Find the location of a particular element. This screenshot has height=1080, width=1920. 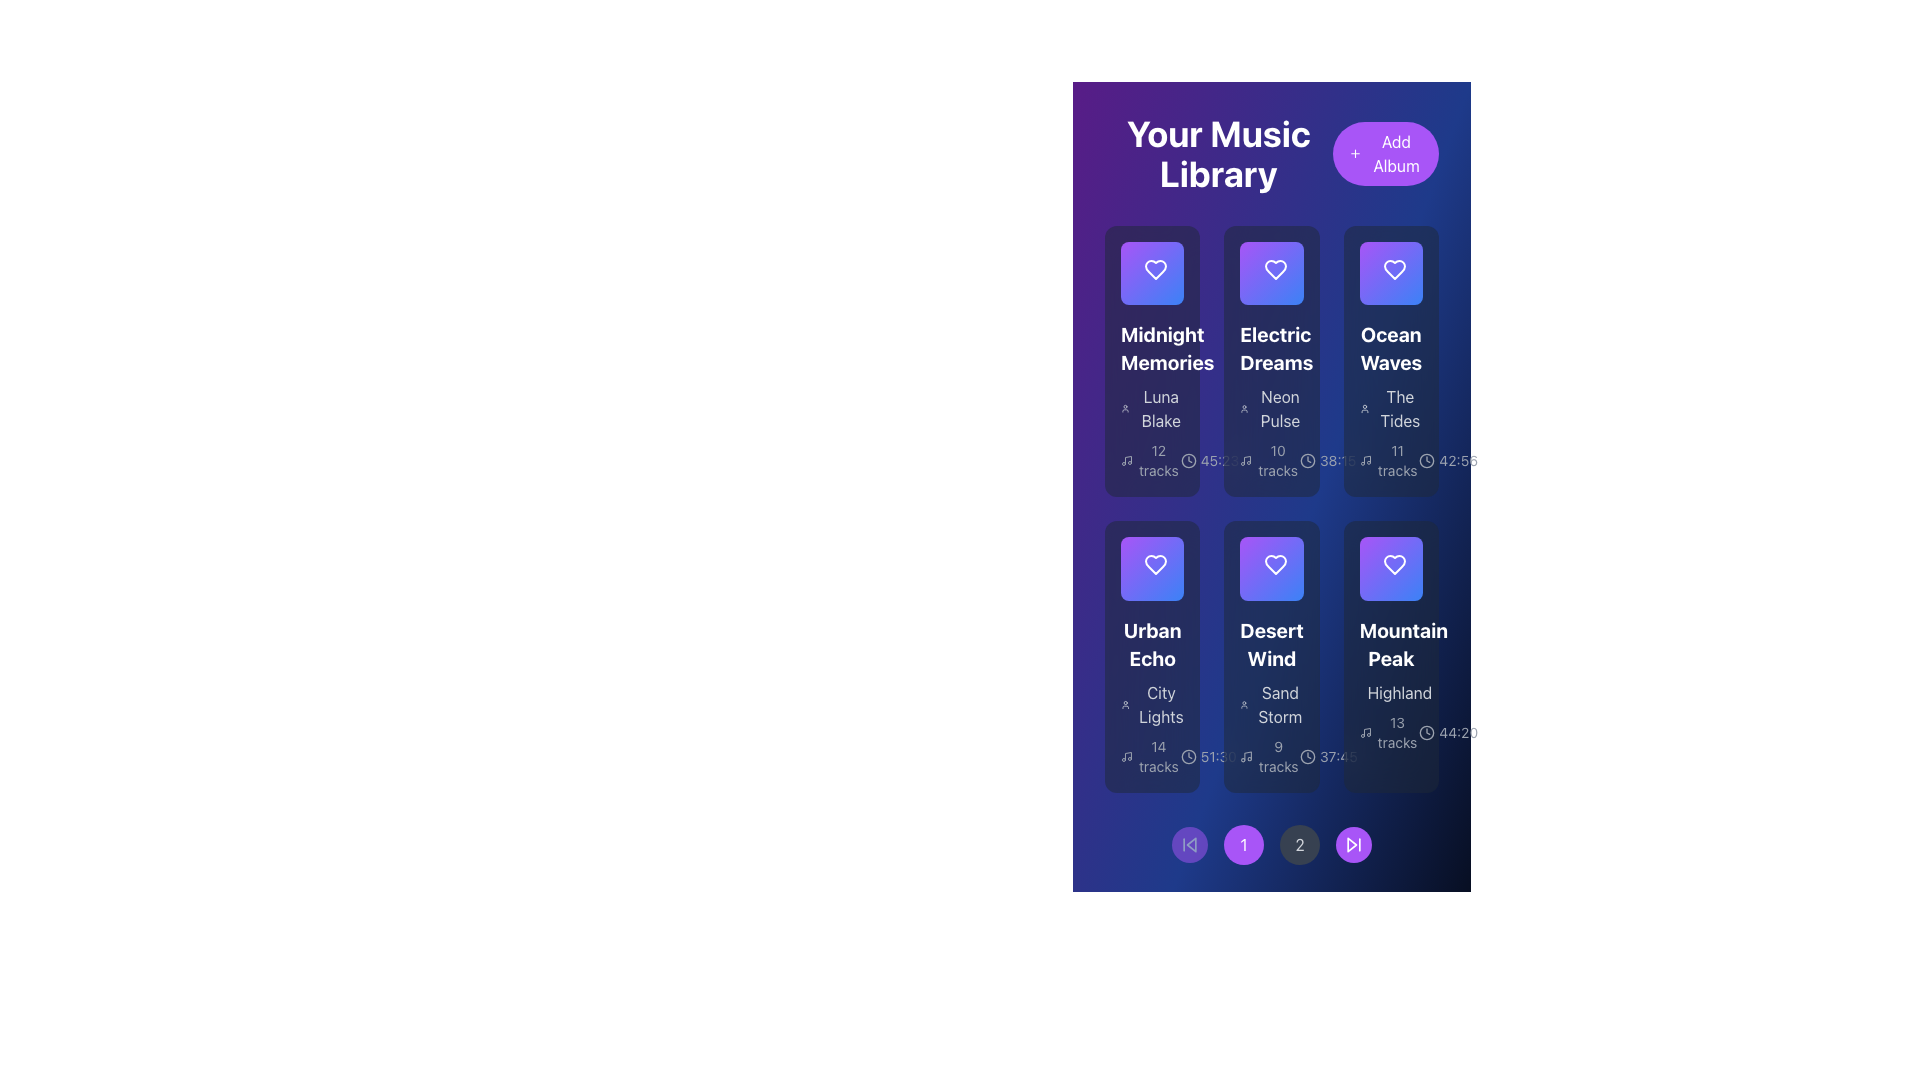

the circular button with the digit '2' inscribed on it, which is the third item in the horizontal list of navigation buttons at the bottom center of the interface is located at coordinates (1271, 844).